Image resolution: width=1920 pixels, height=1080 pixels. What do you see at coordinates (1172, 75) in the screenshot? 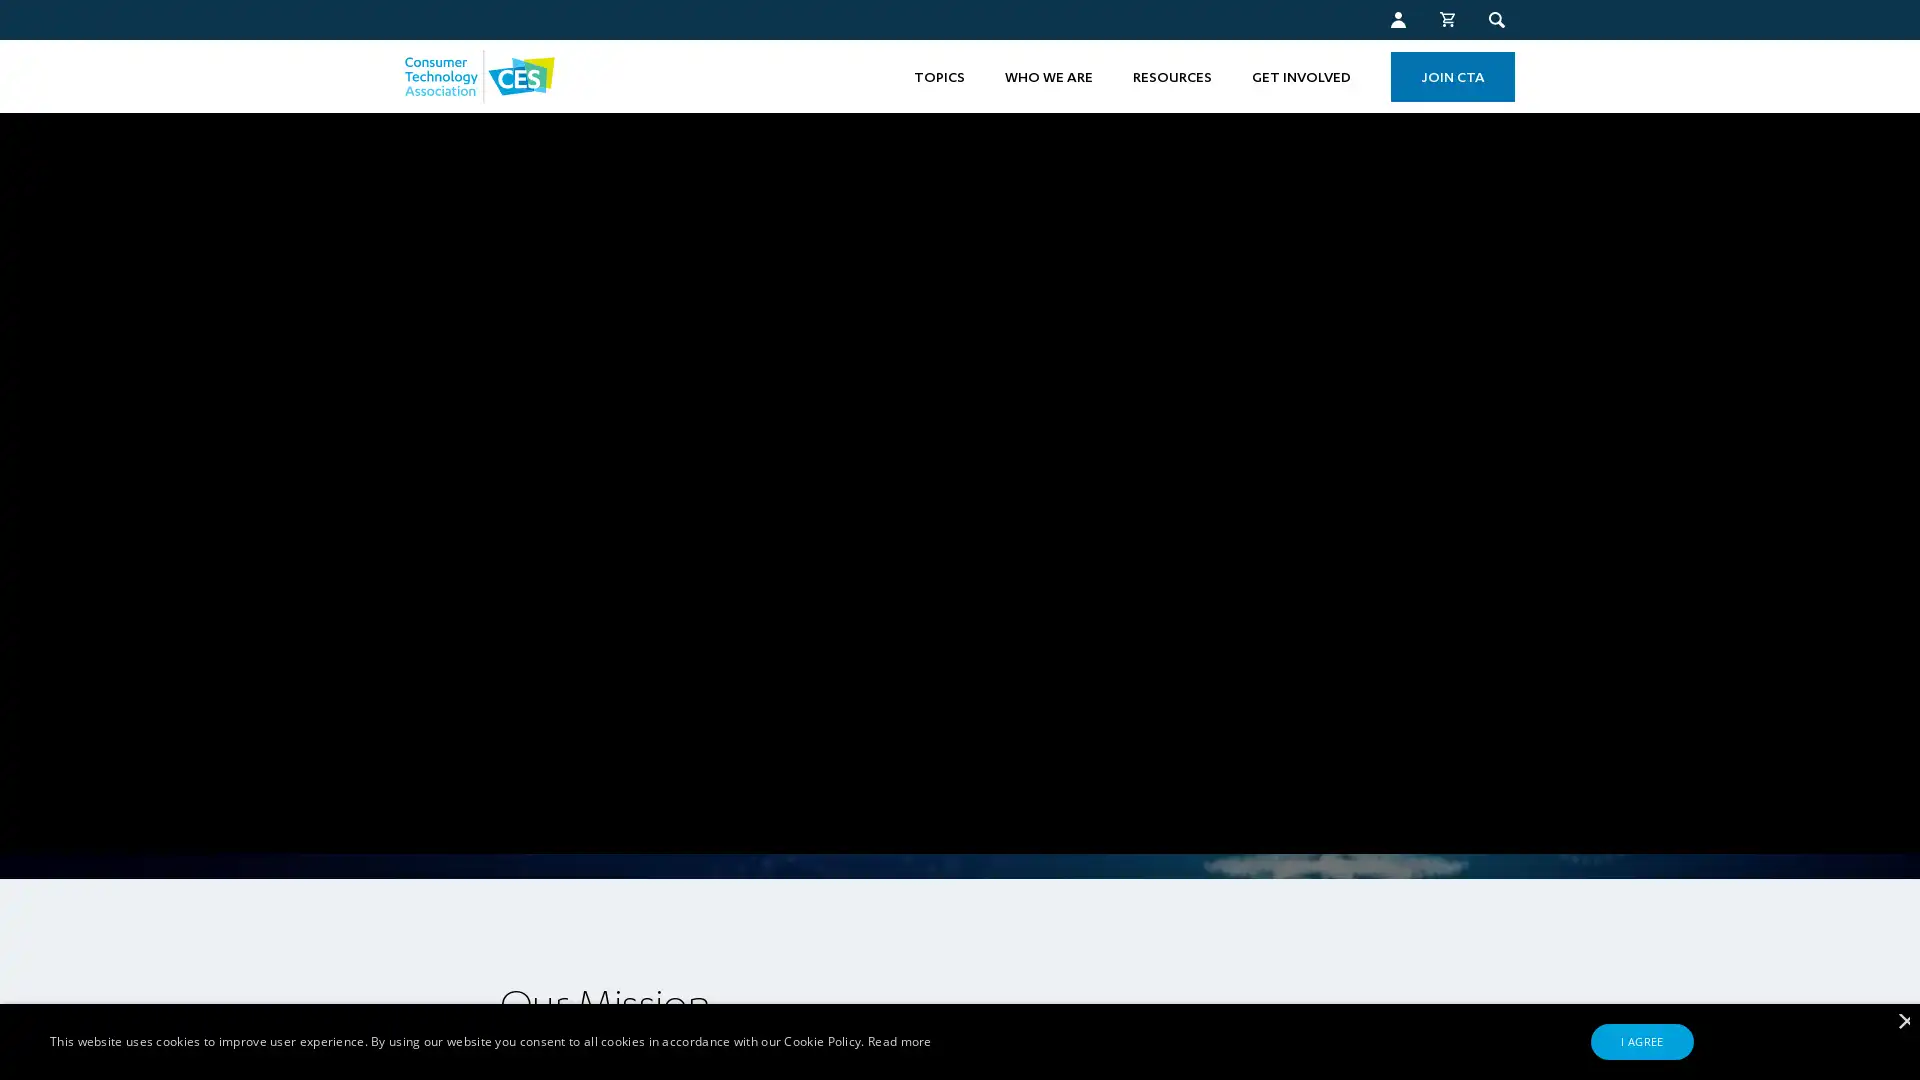
I see `RESOURCES` at bounding box center [1172, 75].